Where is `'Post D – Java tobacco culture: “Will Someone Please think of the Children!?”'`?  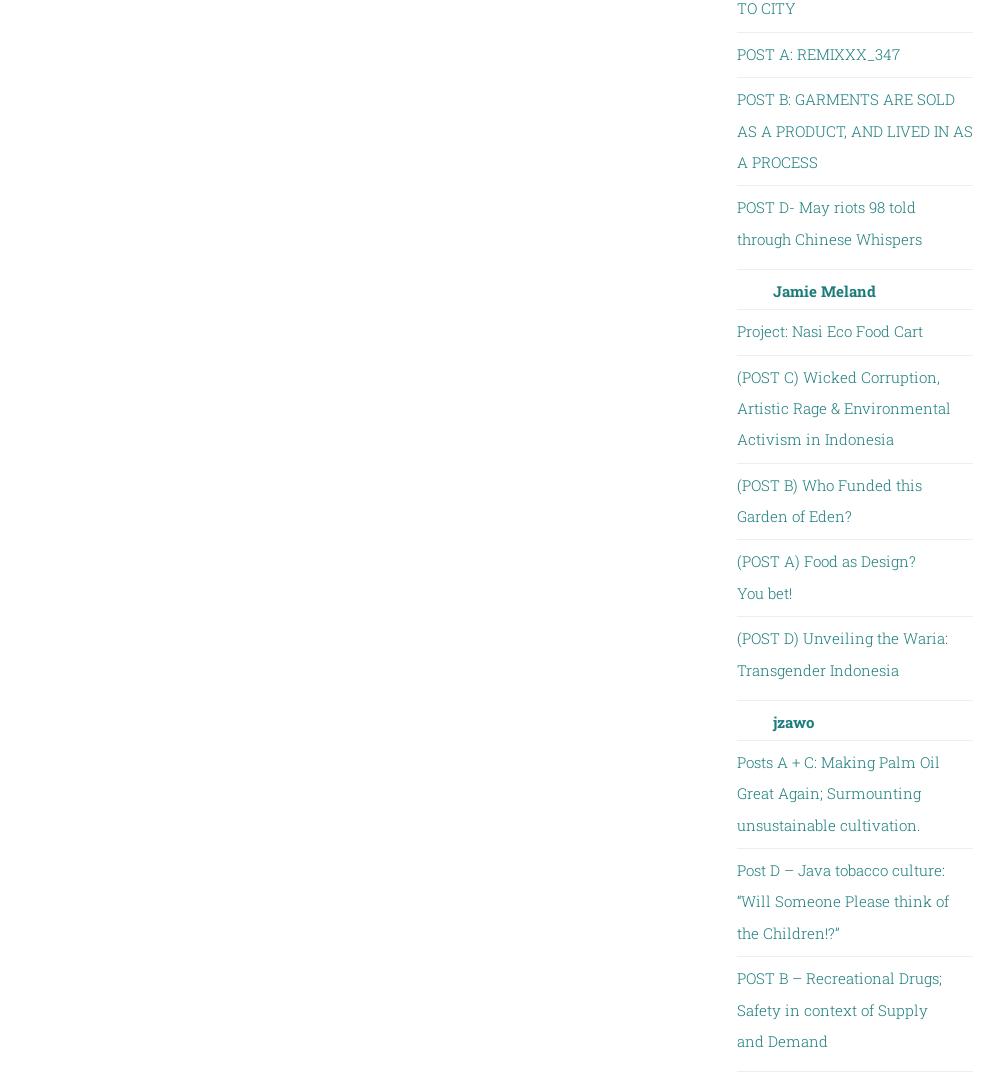 'Post D – Java tobacco culture: “Will Someone Please think of the Children!?”' is located at coordinates (841, 900).